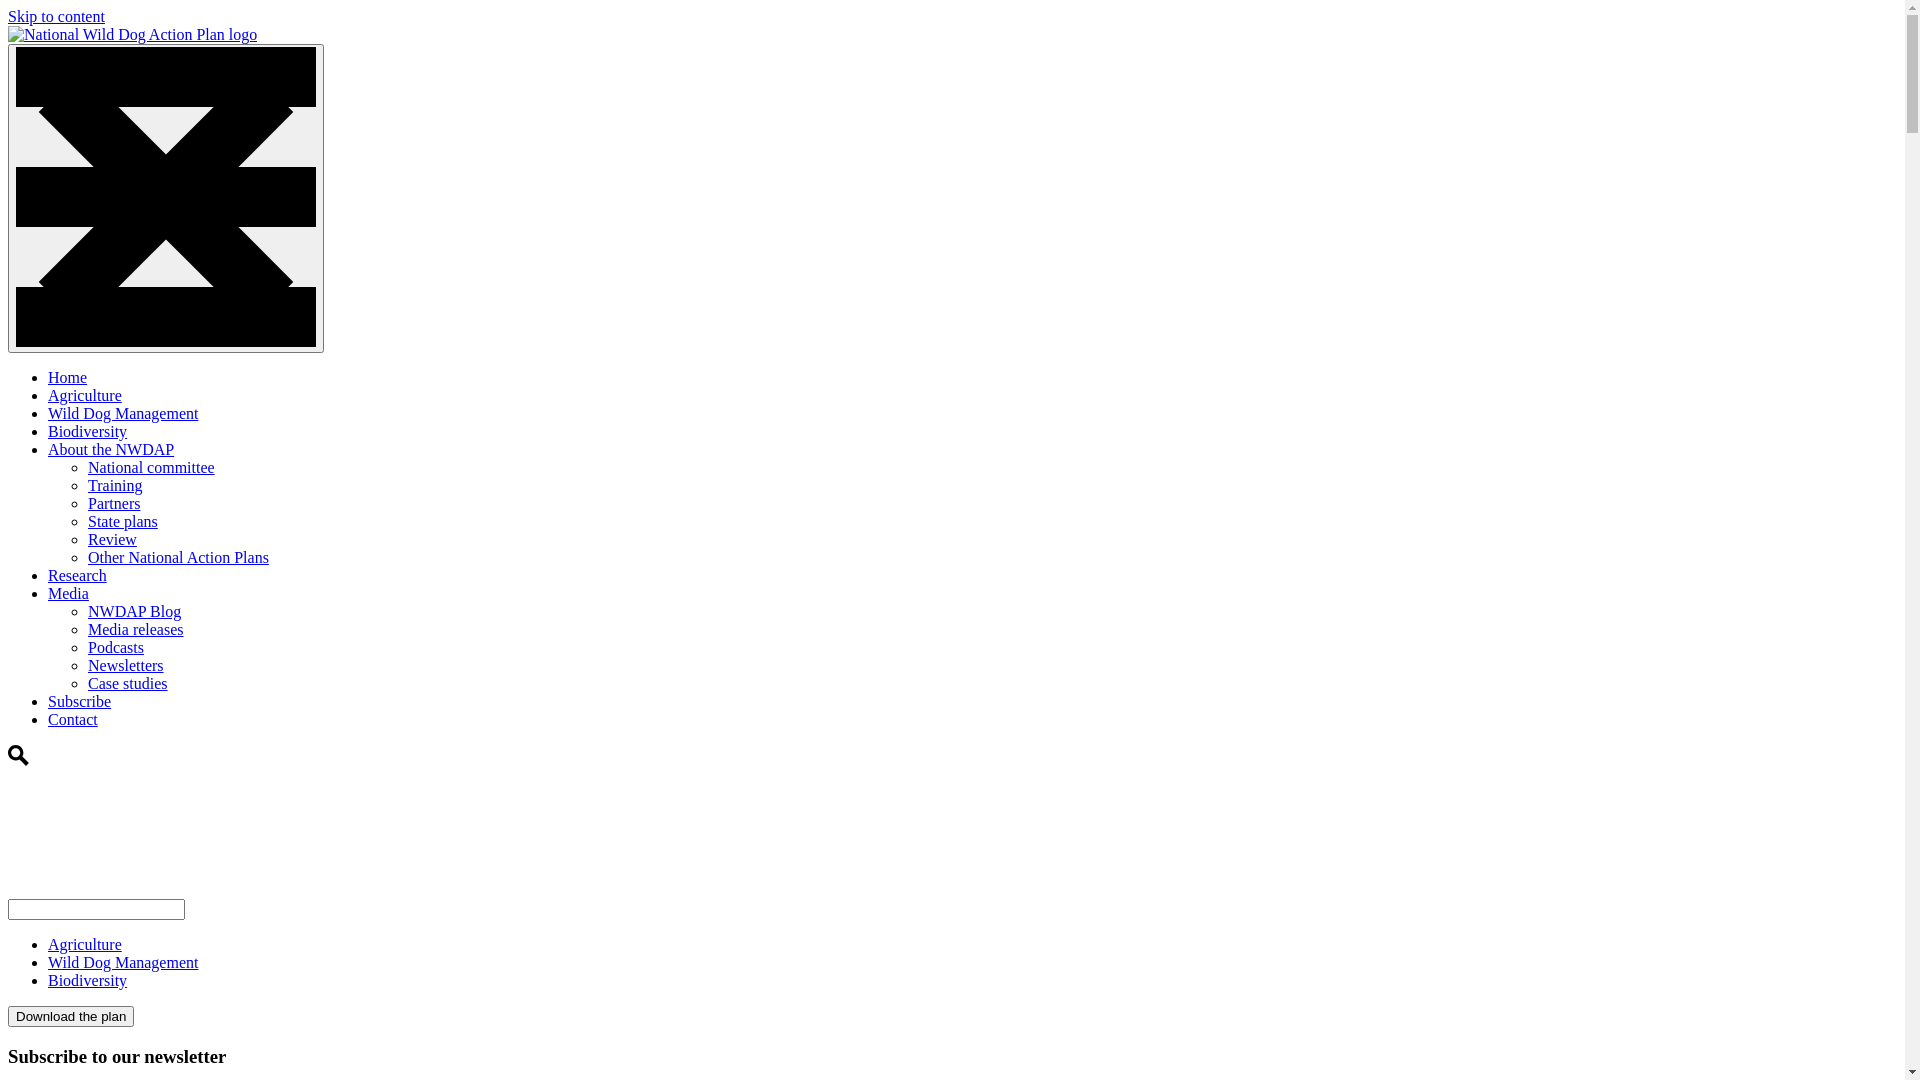  I want to click on 'Other National Action Plans', so click(178, 557).